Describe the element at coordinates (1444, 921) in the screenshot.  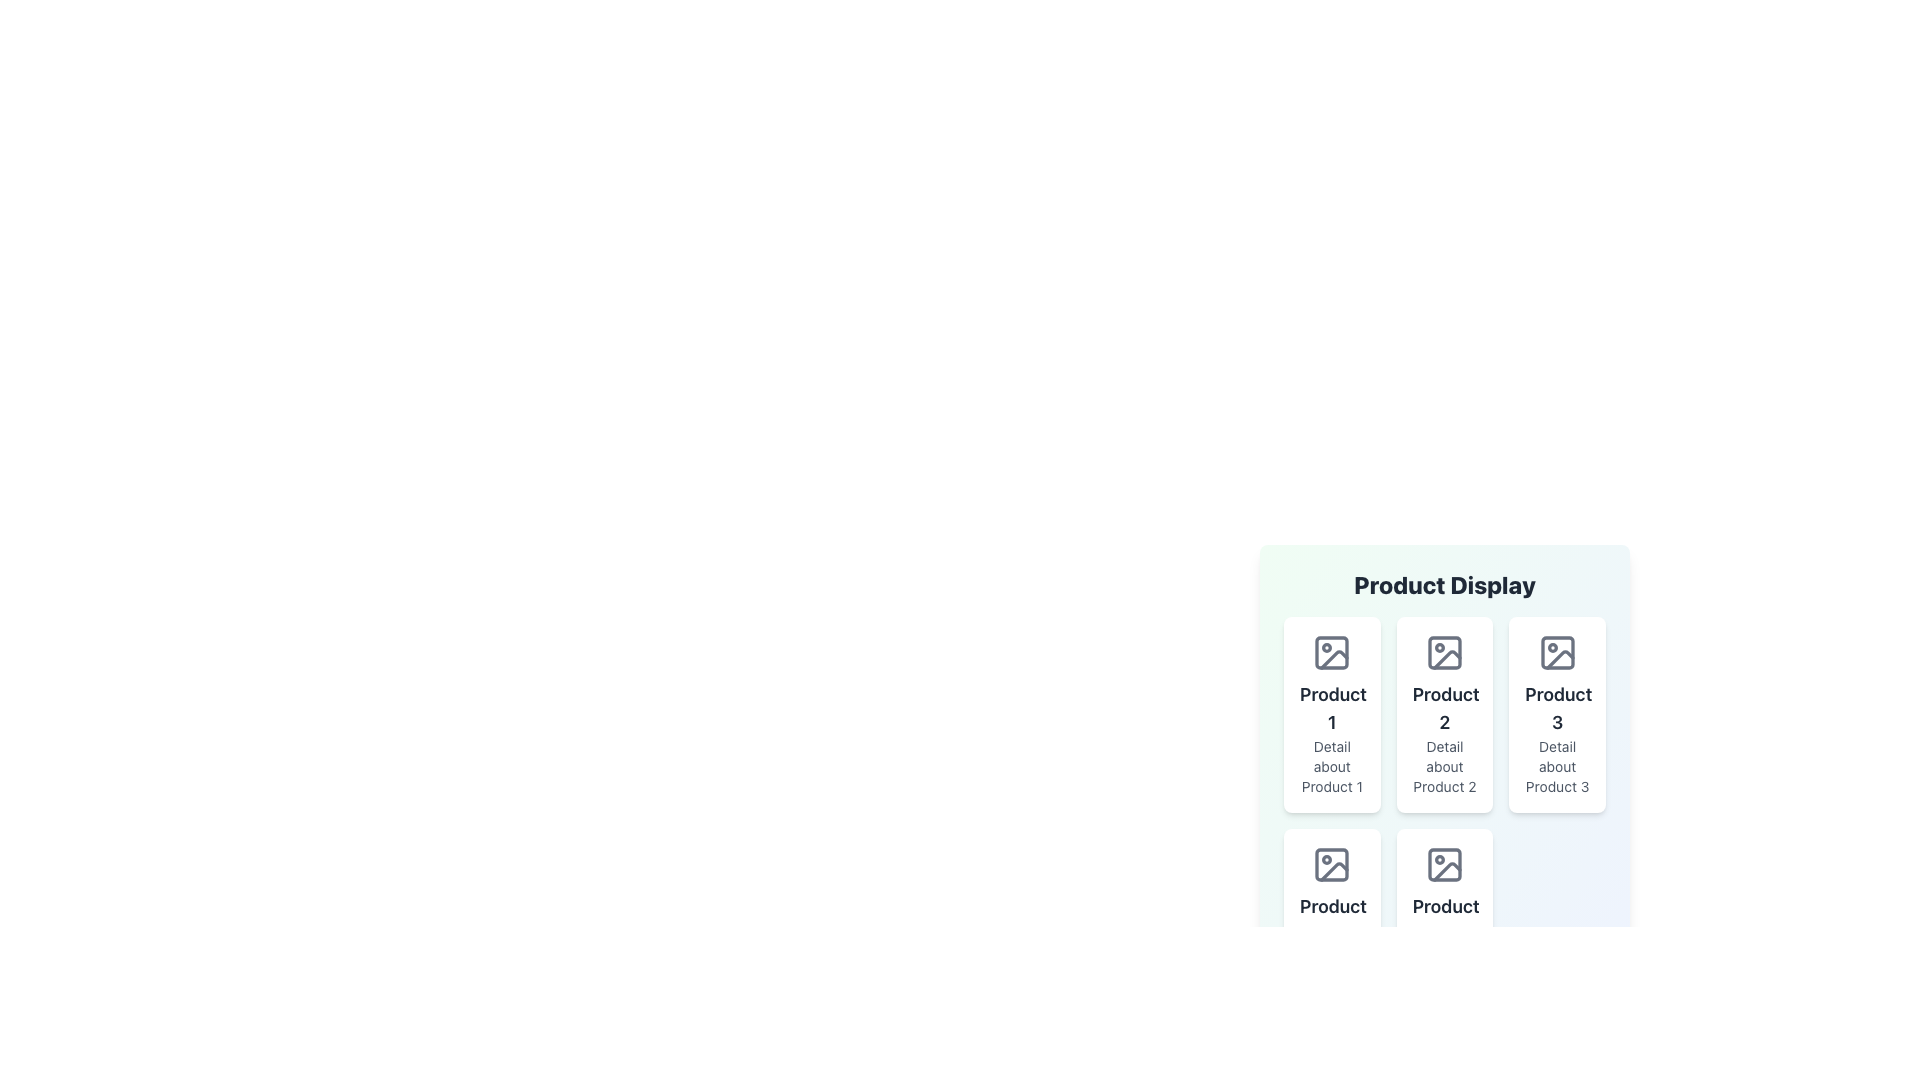
I see `the text label that titles the product in the bottom row of the white card component with rounded corners and shadow` at that location.